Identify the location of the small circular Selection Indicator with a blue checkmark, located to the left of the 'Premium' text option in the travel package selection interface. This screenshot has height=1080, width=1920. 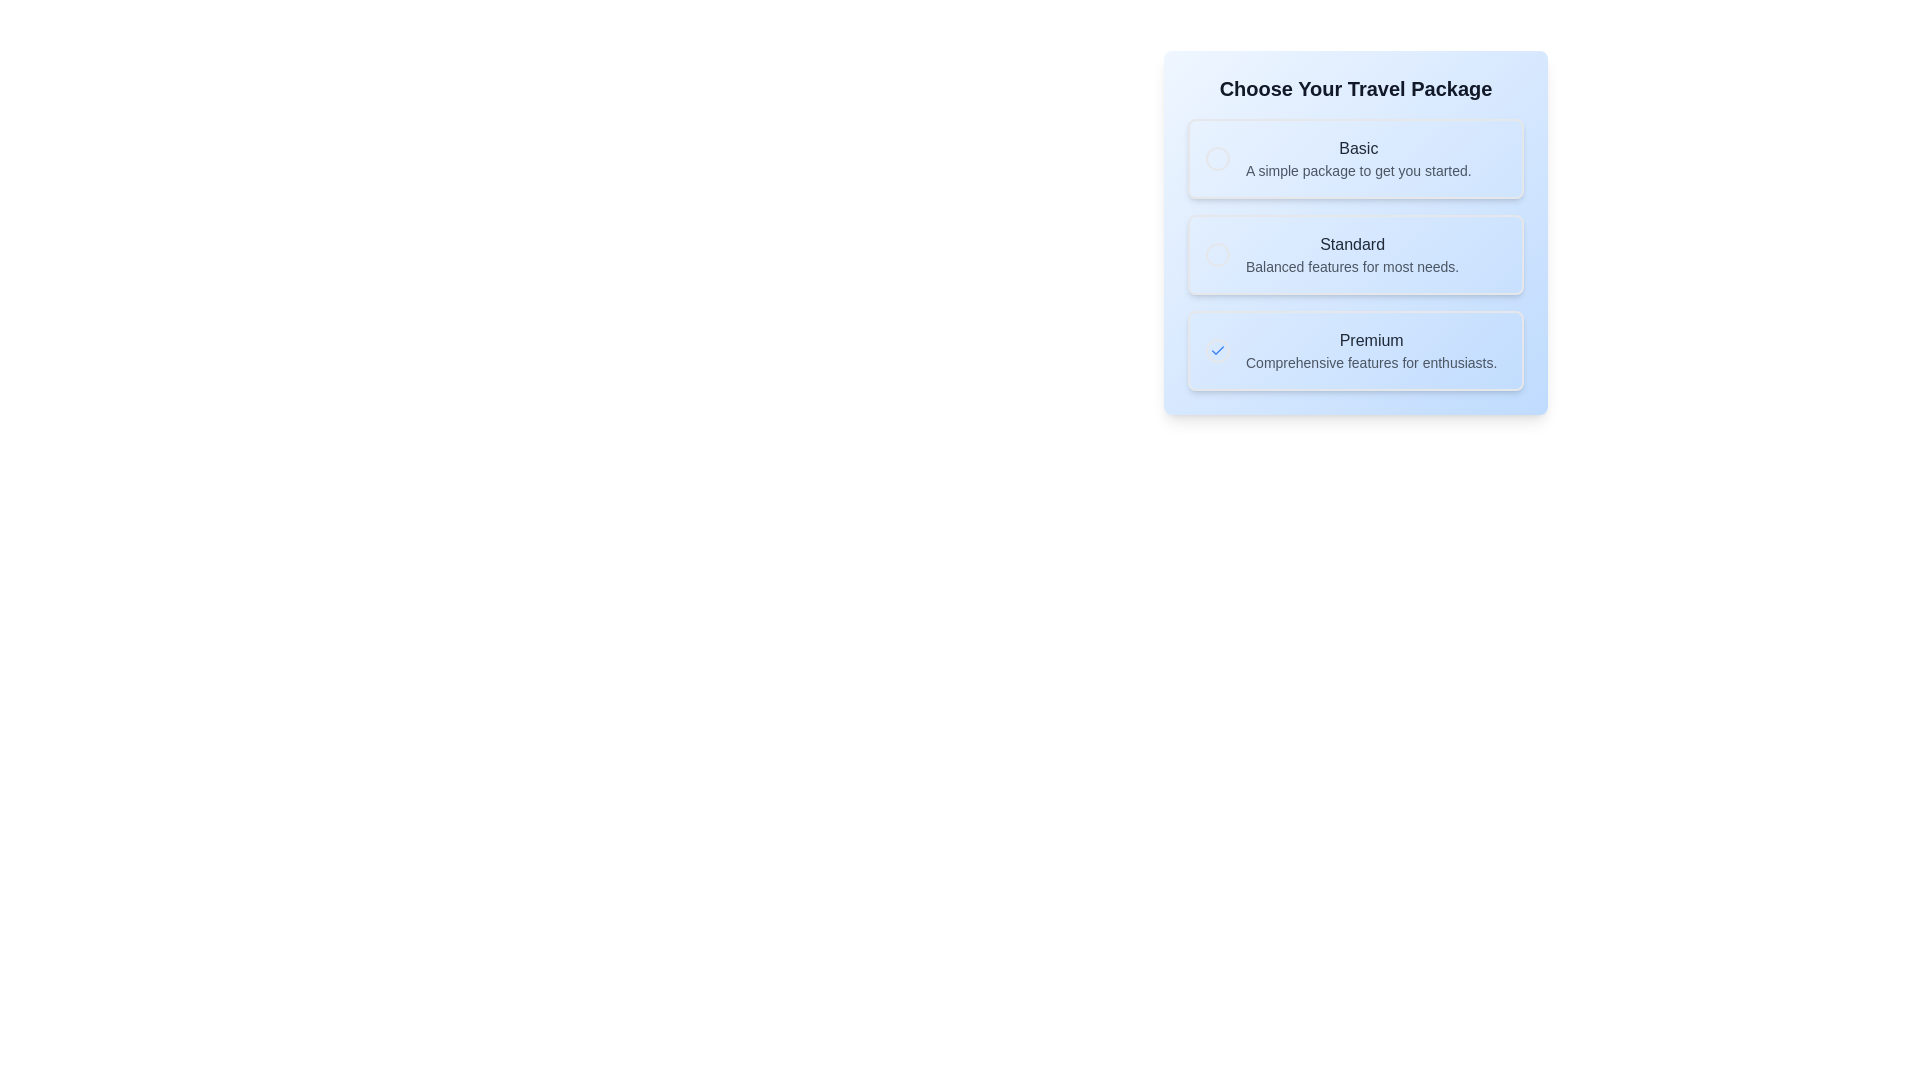
(1217, 350).